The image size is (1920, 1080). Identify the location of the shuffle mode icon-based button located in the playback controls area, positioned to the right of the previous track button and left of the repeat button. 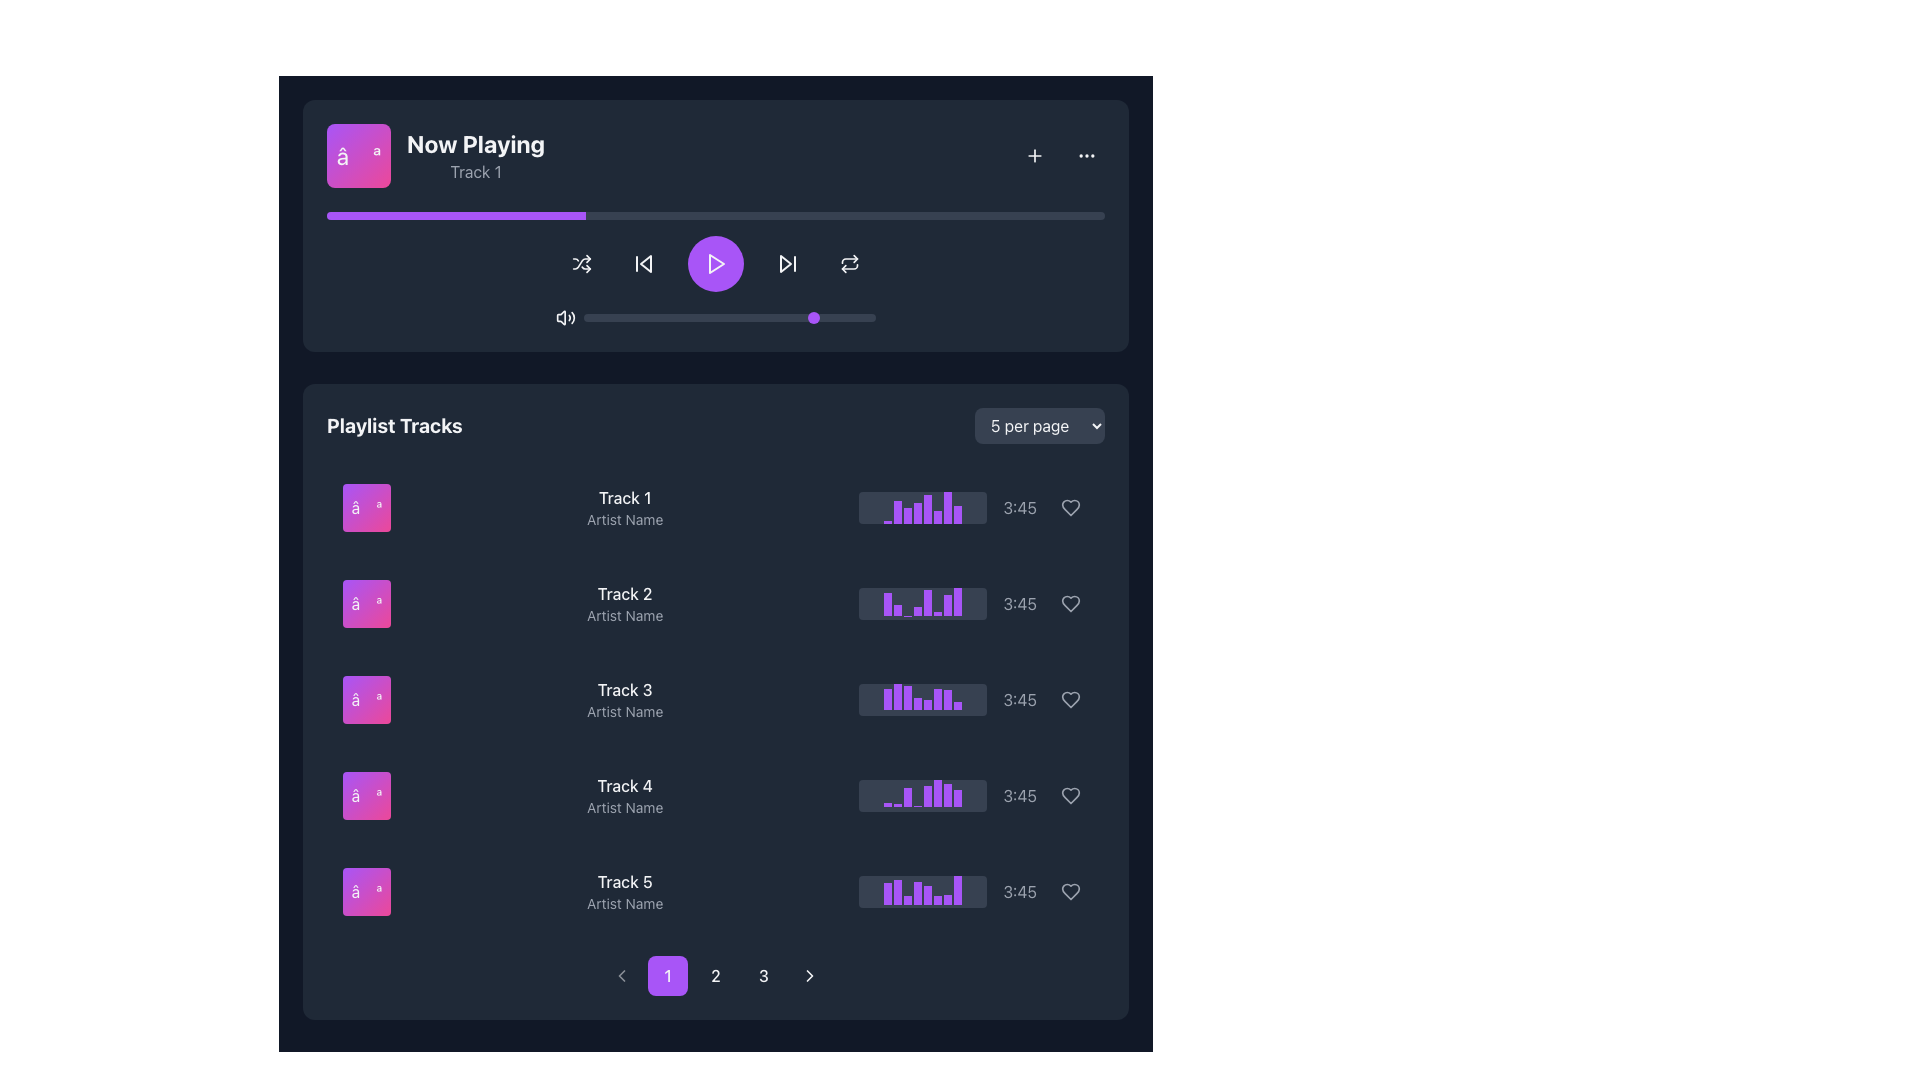
(580, 262).